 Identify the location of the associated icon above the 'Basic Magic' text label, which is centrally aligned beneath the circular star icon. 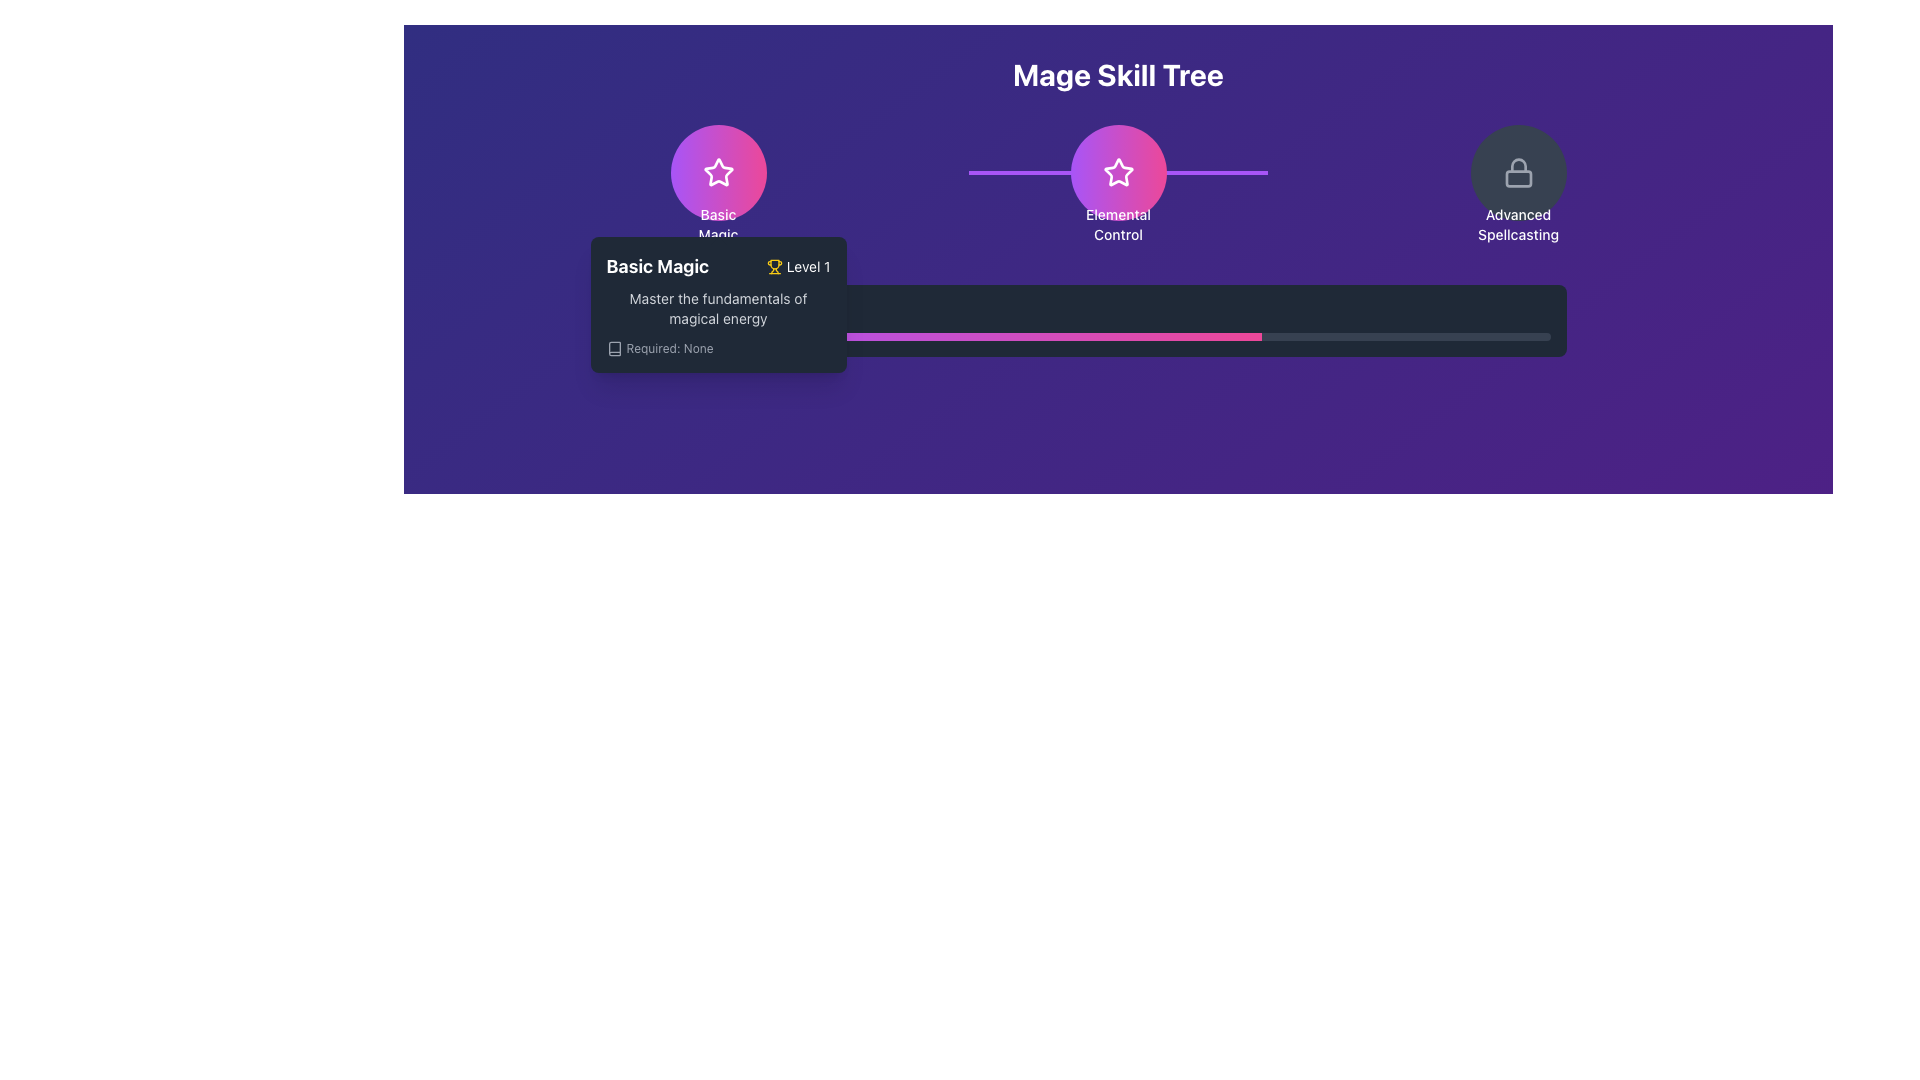
(718, 224).